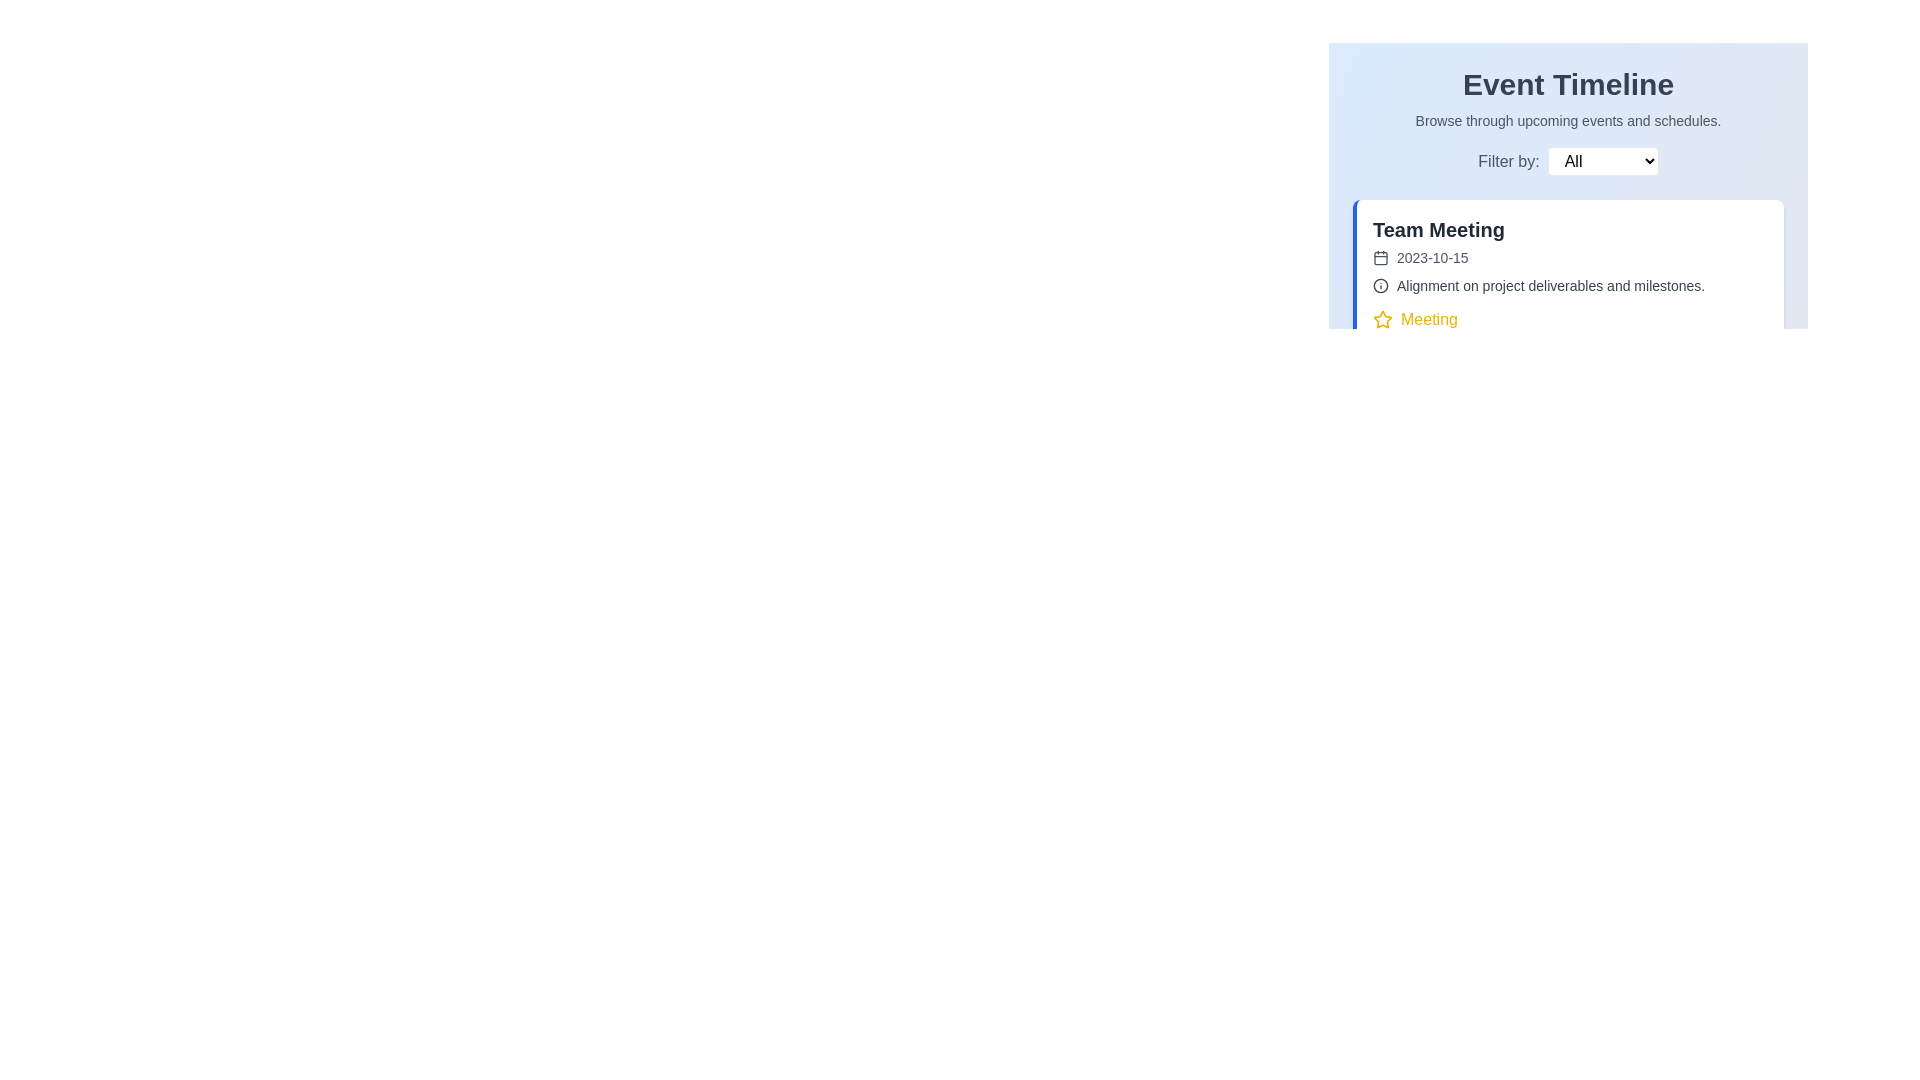  What do you see at coordinates (1437, 241) in the screenshot?
I see `the 'Team Meeting' text block within the 'Event Timeline' section` at bounding box center [1437, 241].